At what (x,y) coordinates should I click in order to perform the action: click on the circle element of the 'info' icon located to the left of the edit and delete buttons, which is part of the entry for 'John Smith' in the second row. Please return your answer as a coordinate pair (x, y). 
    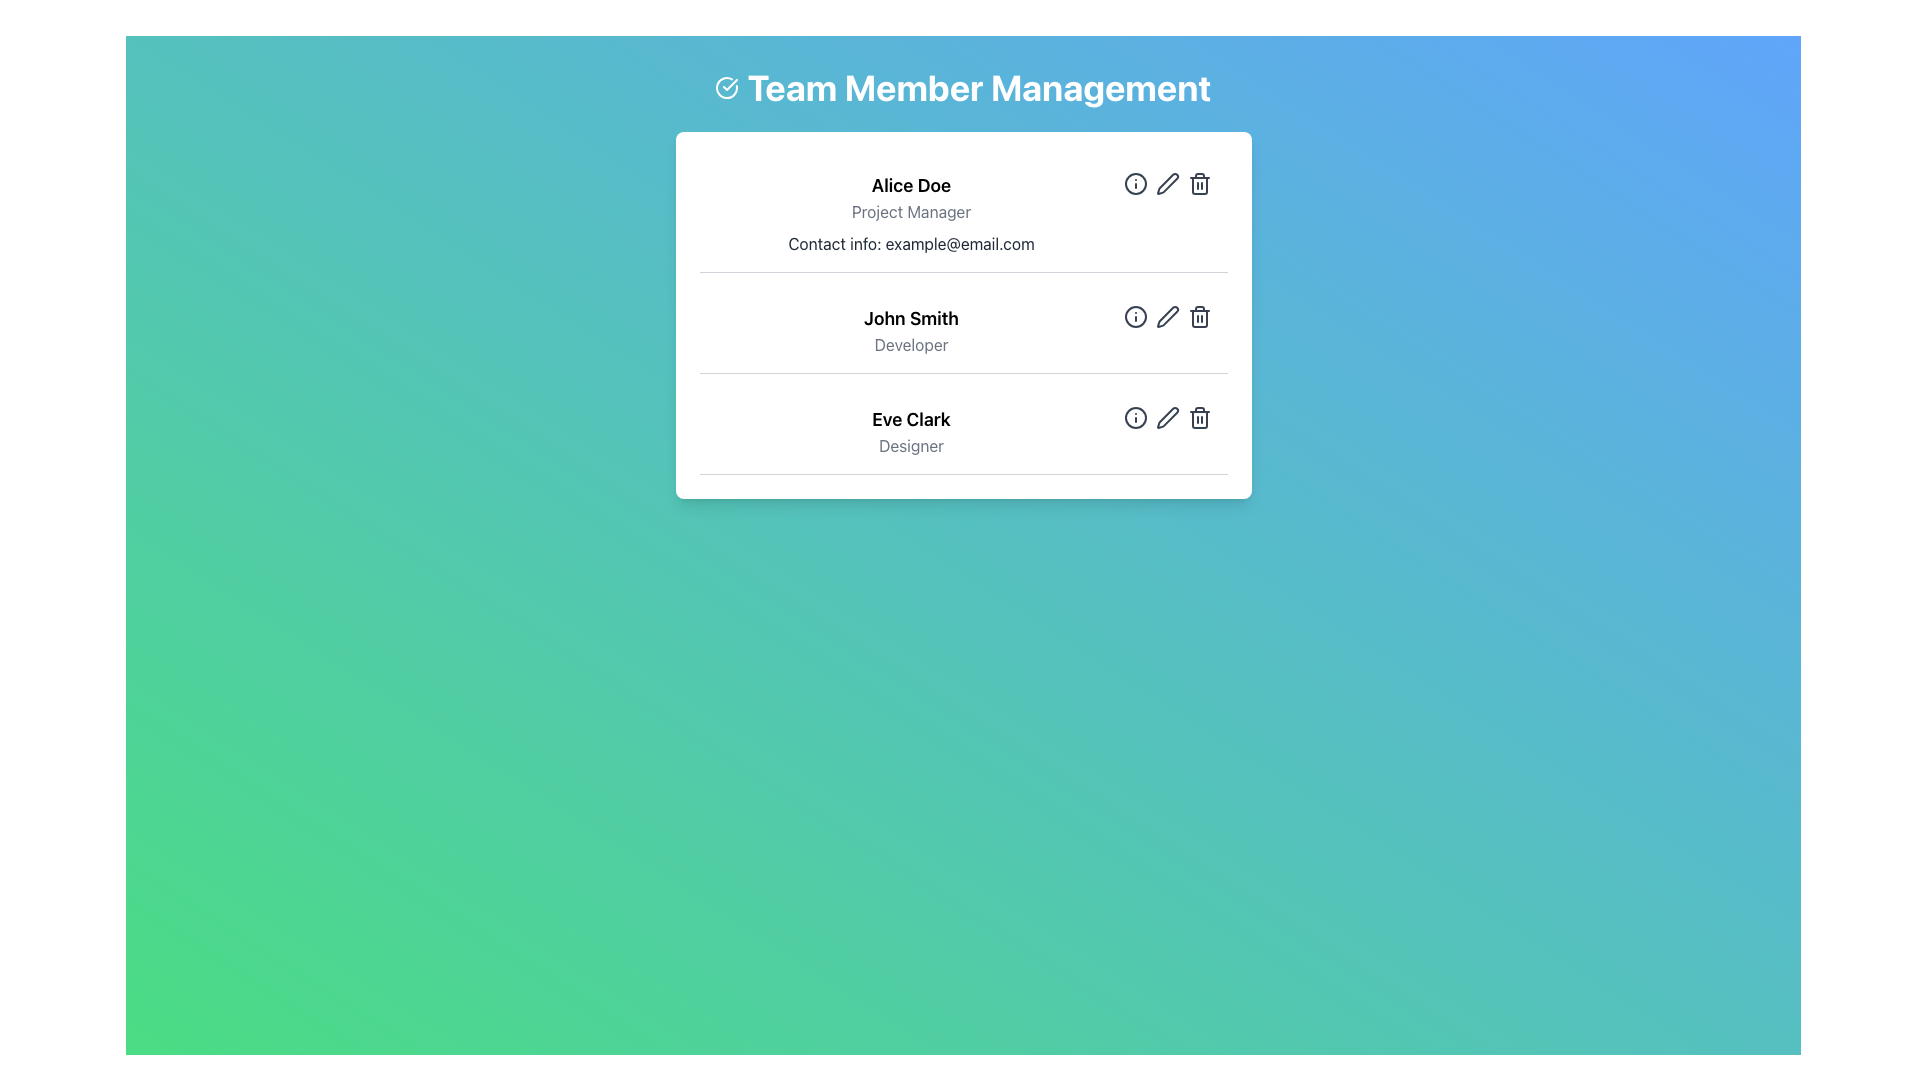
    Looking at the image, I should click on (1135, 315).